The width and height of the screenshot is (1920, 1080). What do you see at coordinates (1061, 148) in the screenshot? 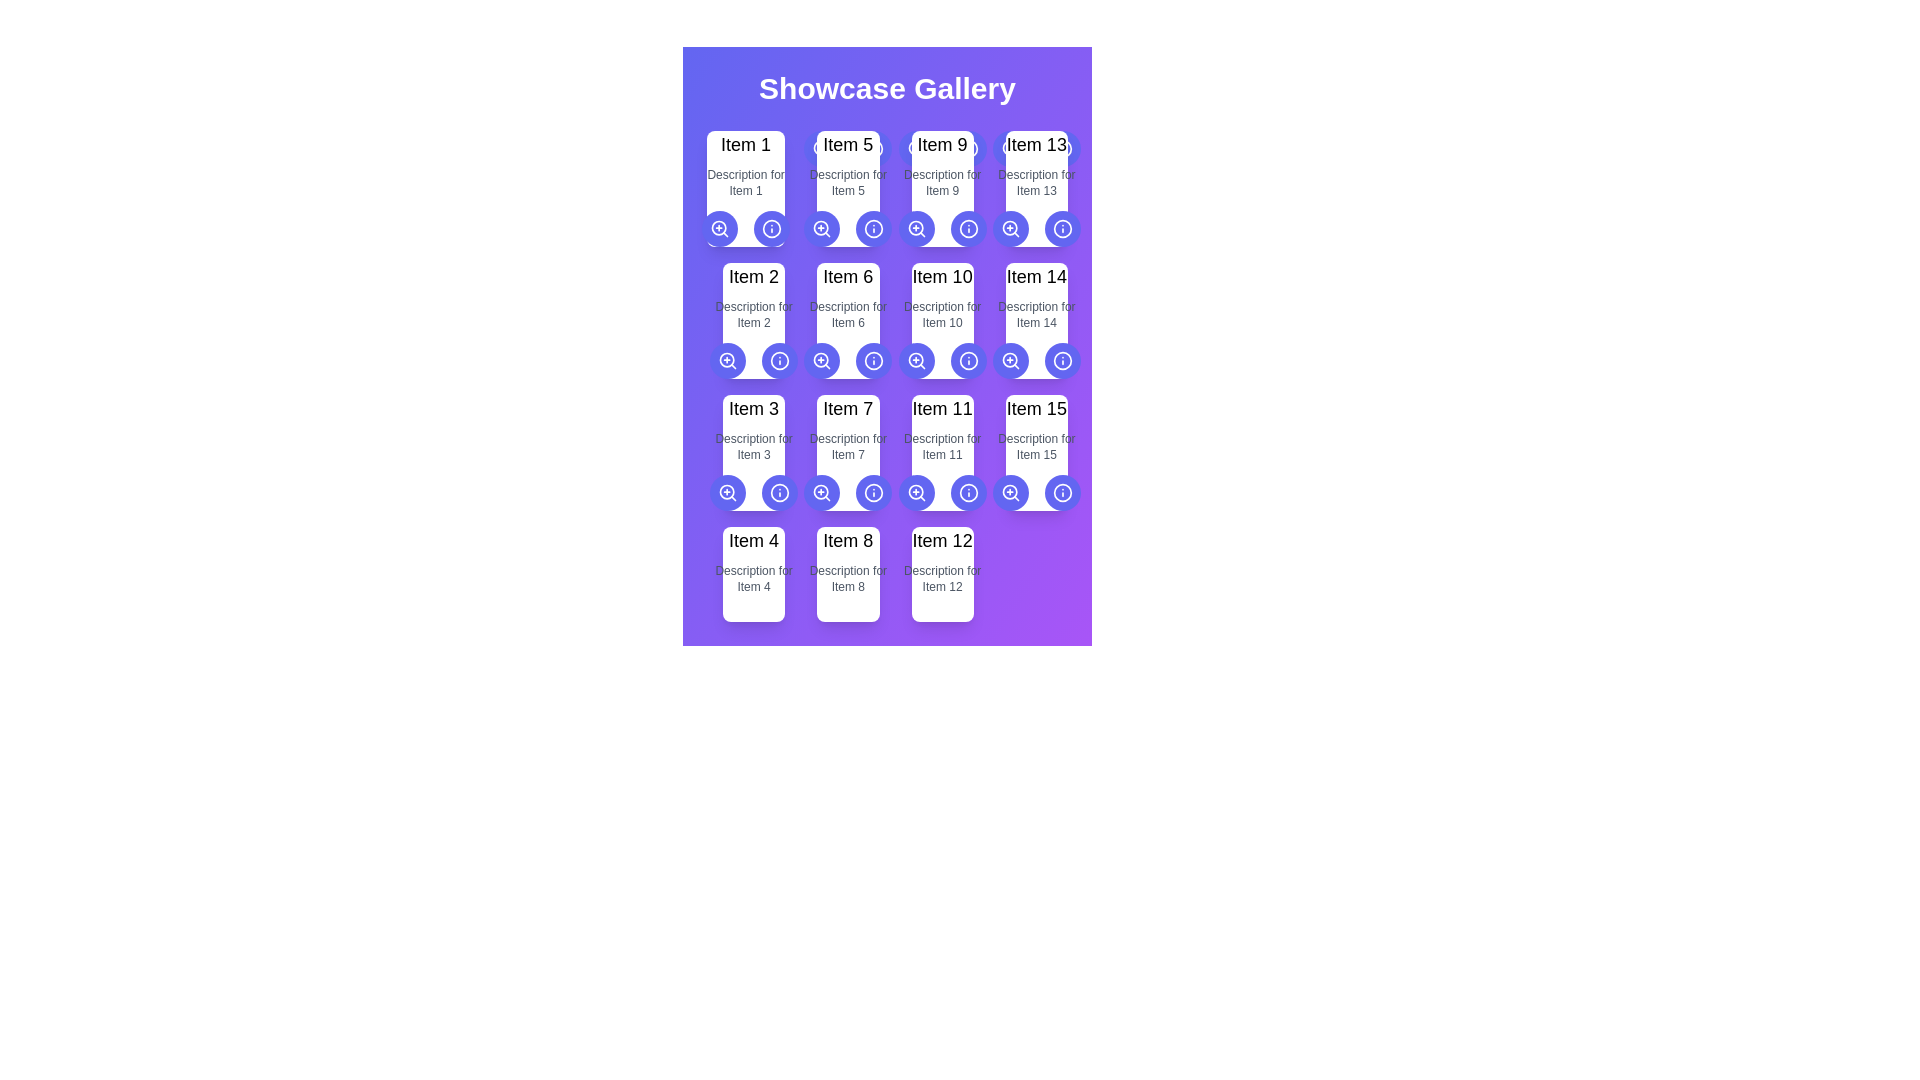
I see `the circular graphical boundary of the information icon located at the top-right corner of the card labeled 'Item 13' in the grid layout` at bounding box center [1061, 148].